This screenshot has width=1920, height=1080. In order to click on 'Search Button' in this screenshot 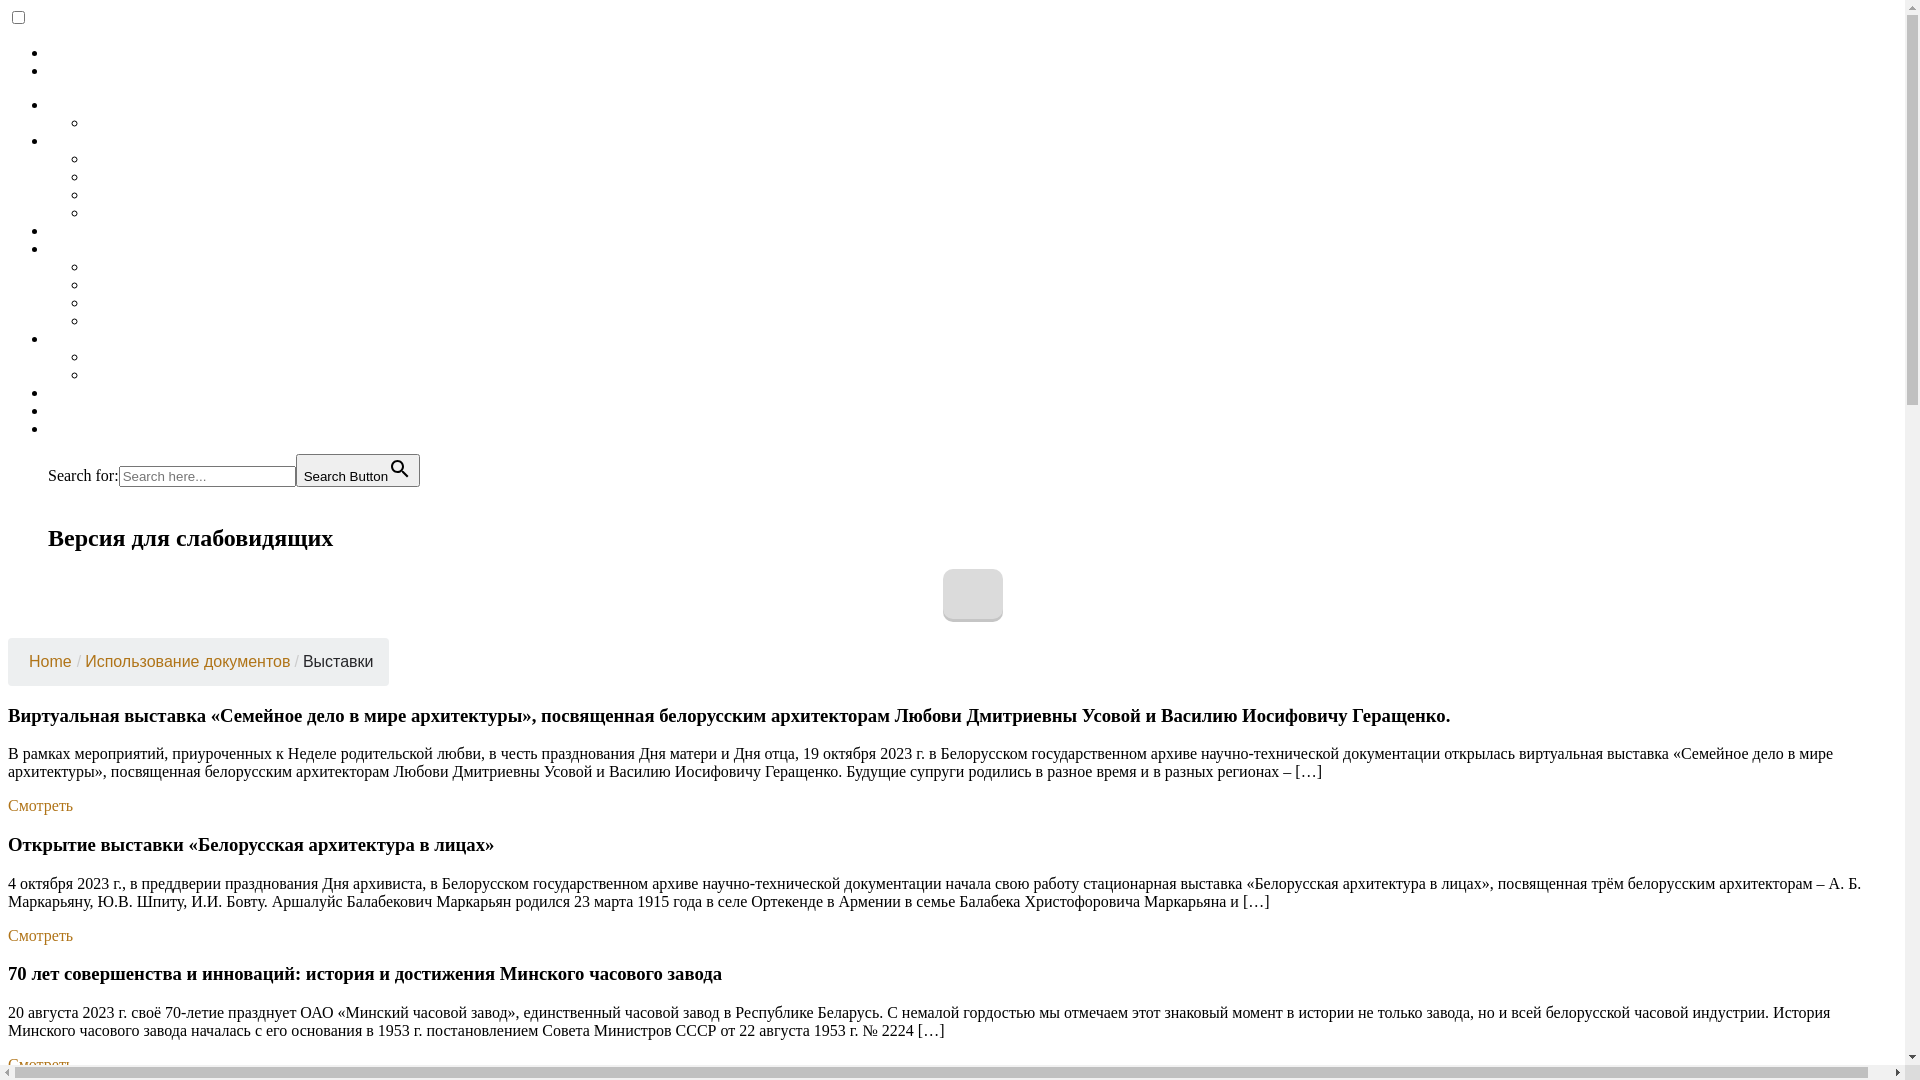, I will do `click(358, 470)`.